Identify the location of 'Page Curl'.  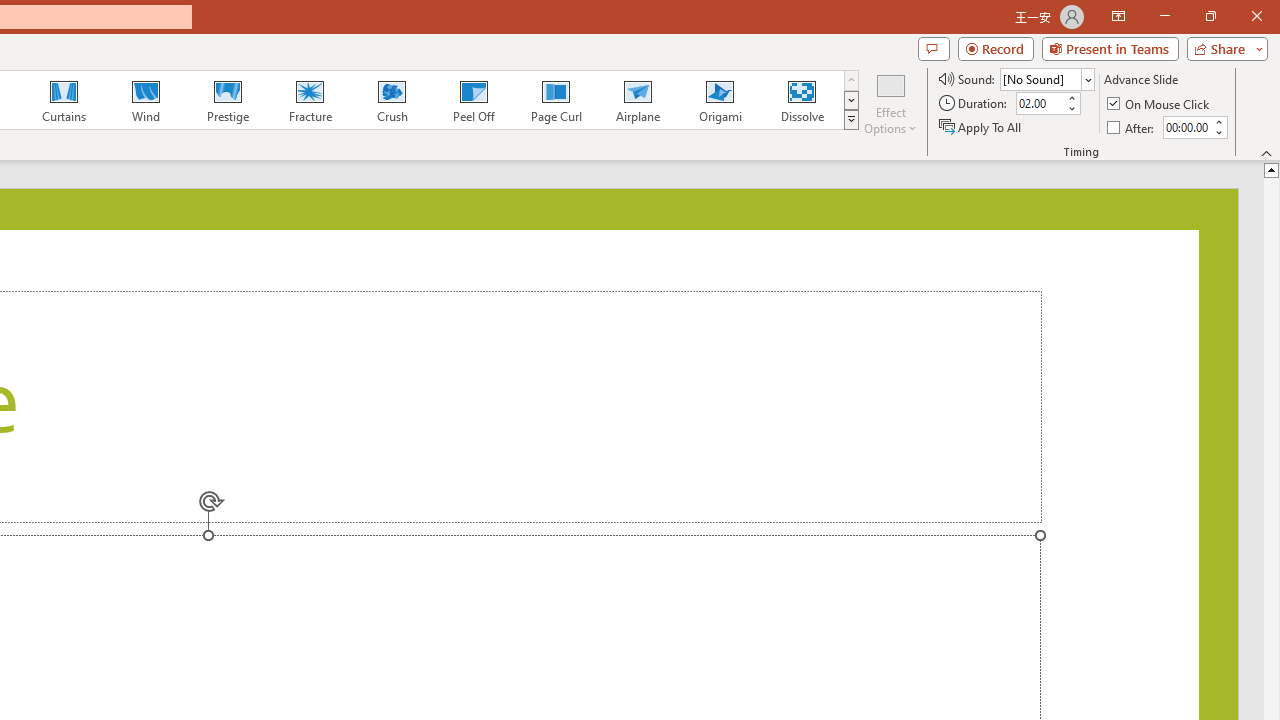
(555, 100).